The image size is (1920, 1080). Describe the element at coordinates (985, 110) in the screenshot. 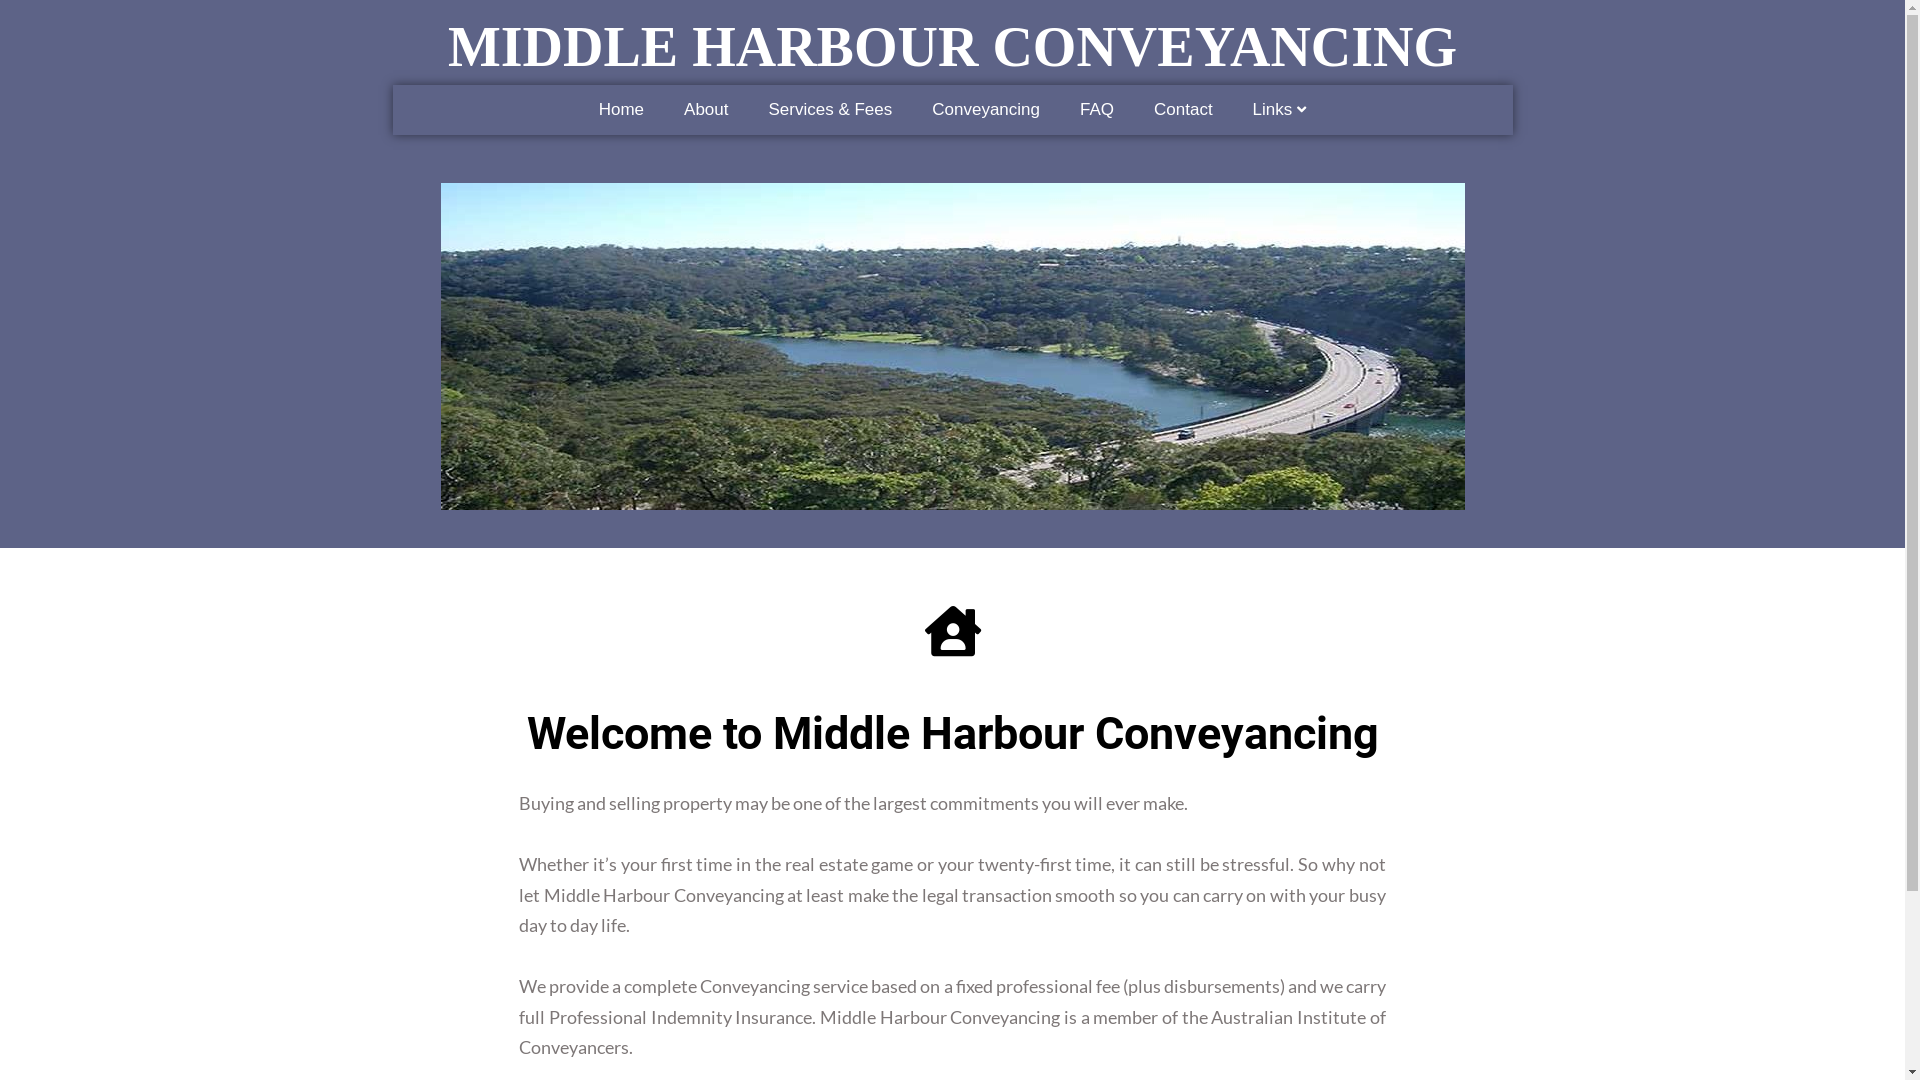

I see `'Conveyancing'` at that location.